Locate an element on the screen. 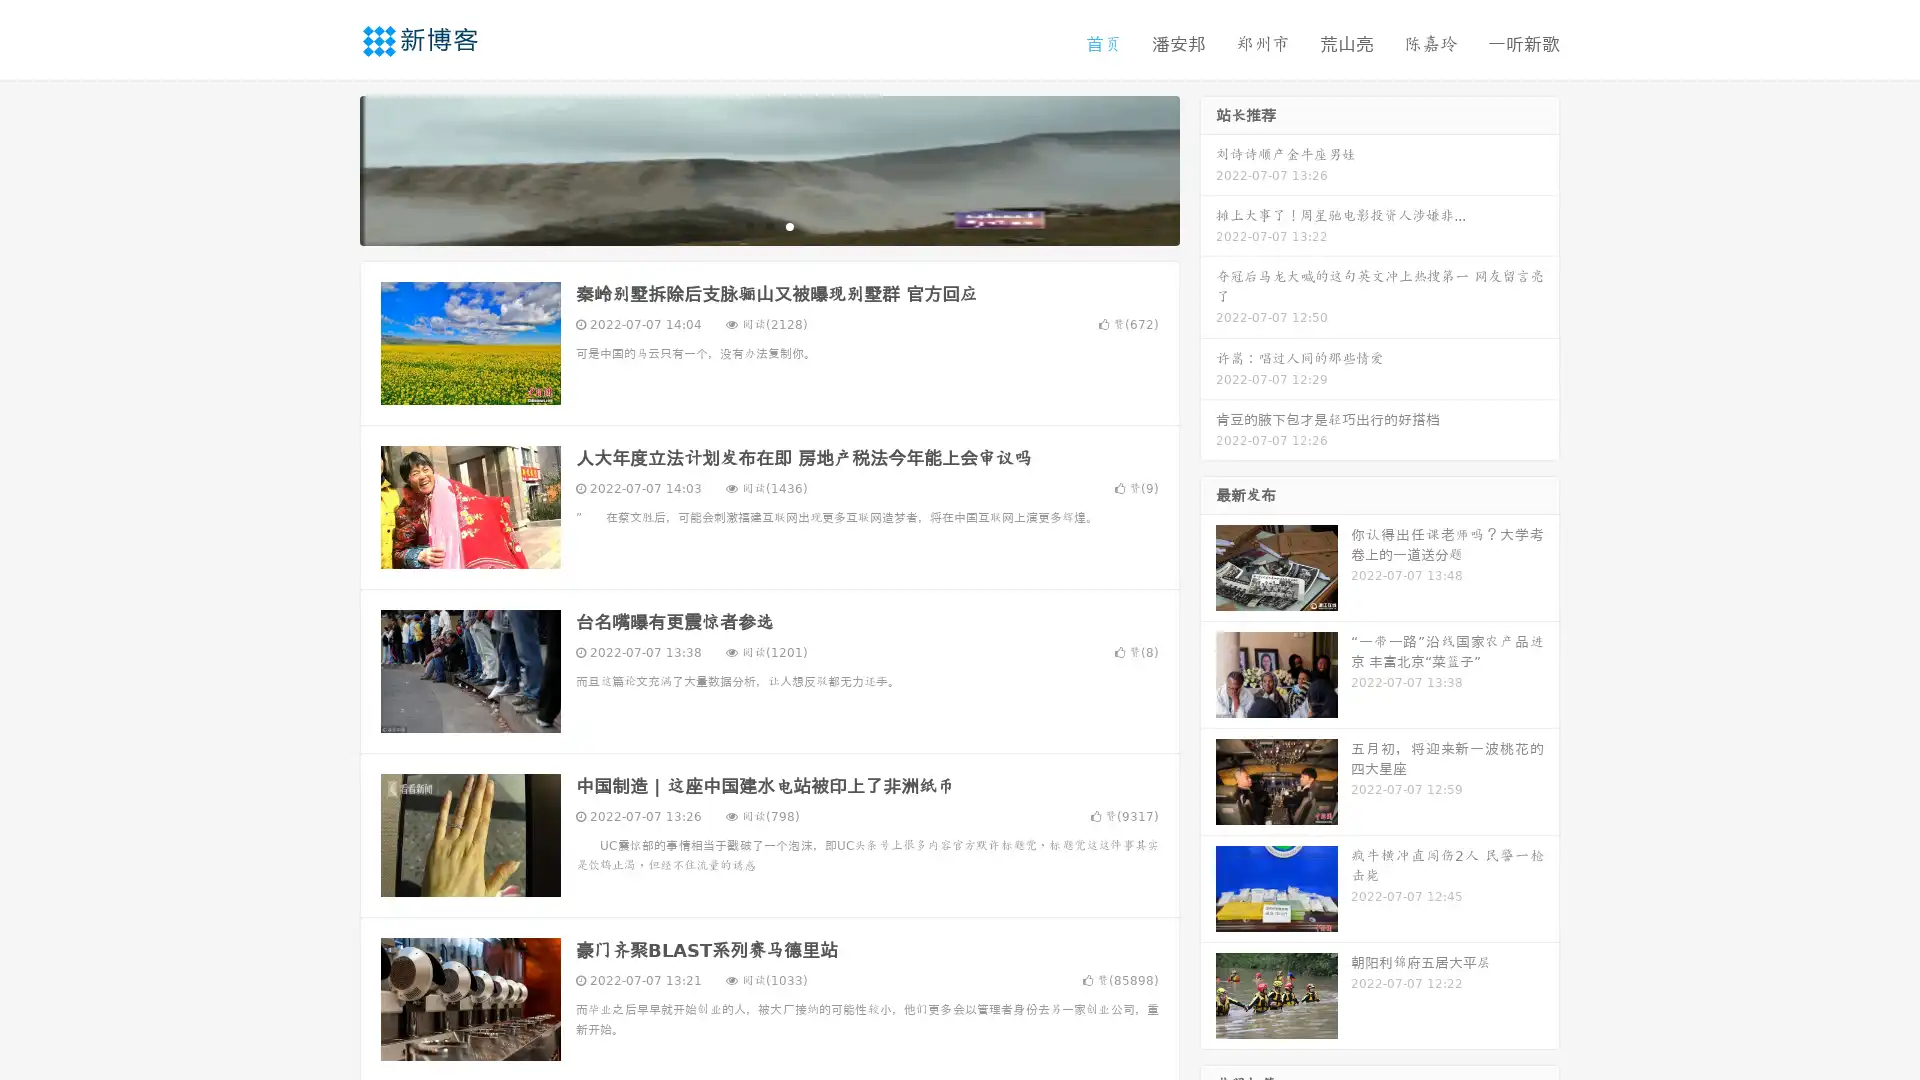  Go to slide 3 is located at coordinates (789, 225).